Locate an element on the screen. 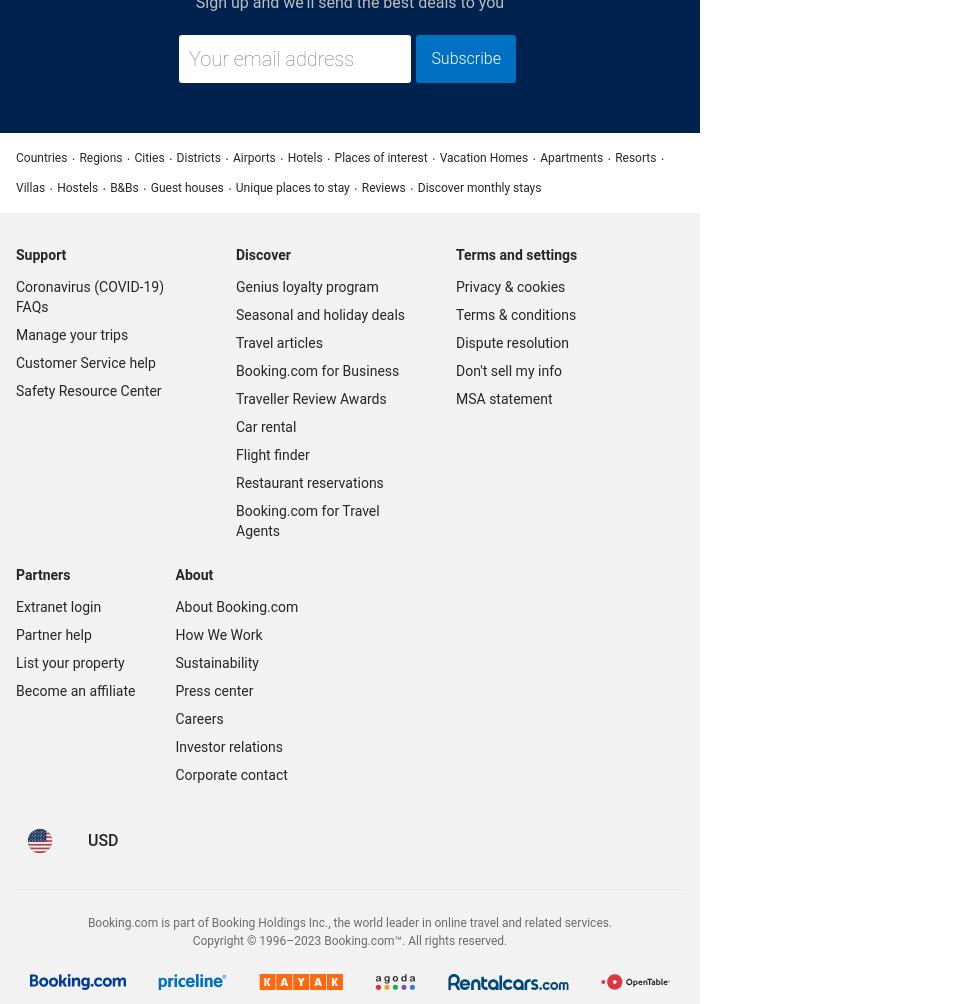 This screenshot has height=1004, width=969. 'Regions' is located at coordinates (100, 156).